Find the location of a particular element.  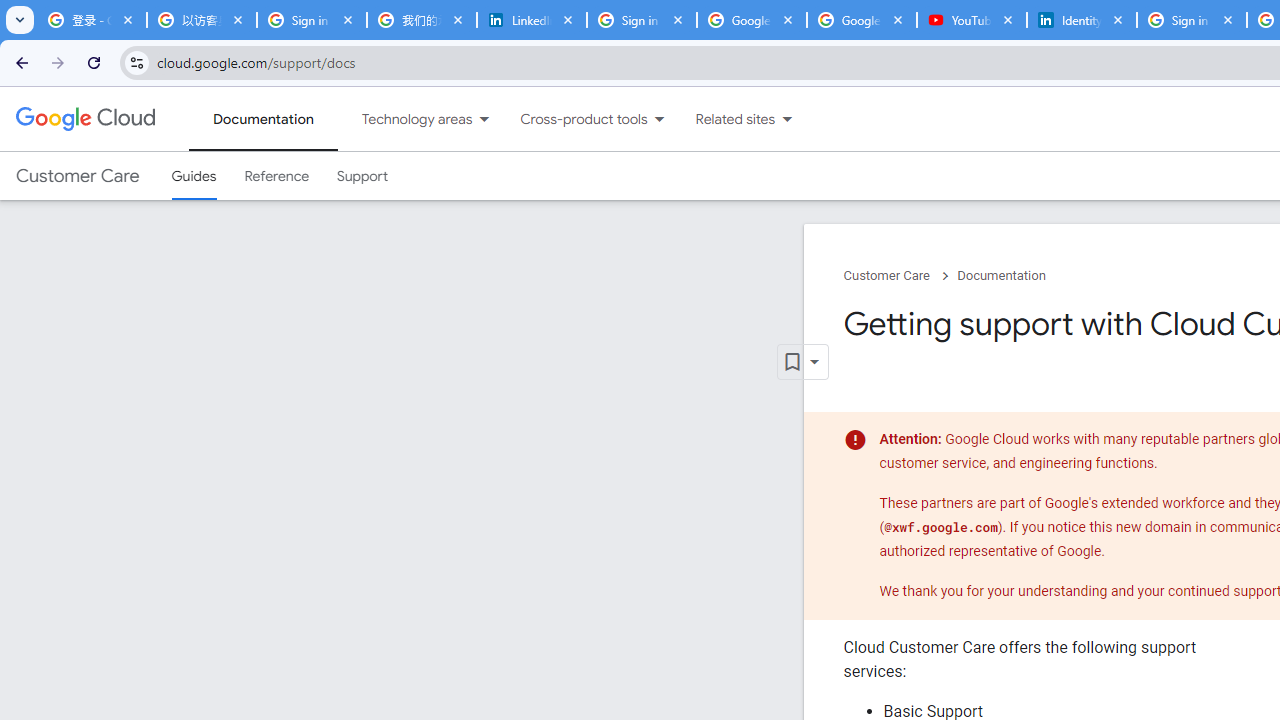

'Dropdown menu for Related sites' is located at coordinates (786, 119).